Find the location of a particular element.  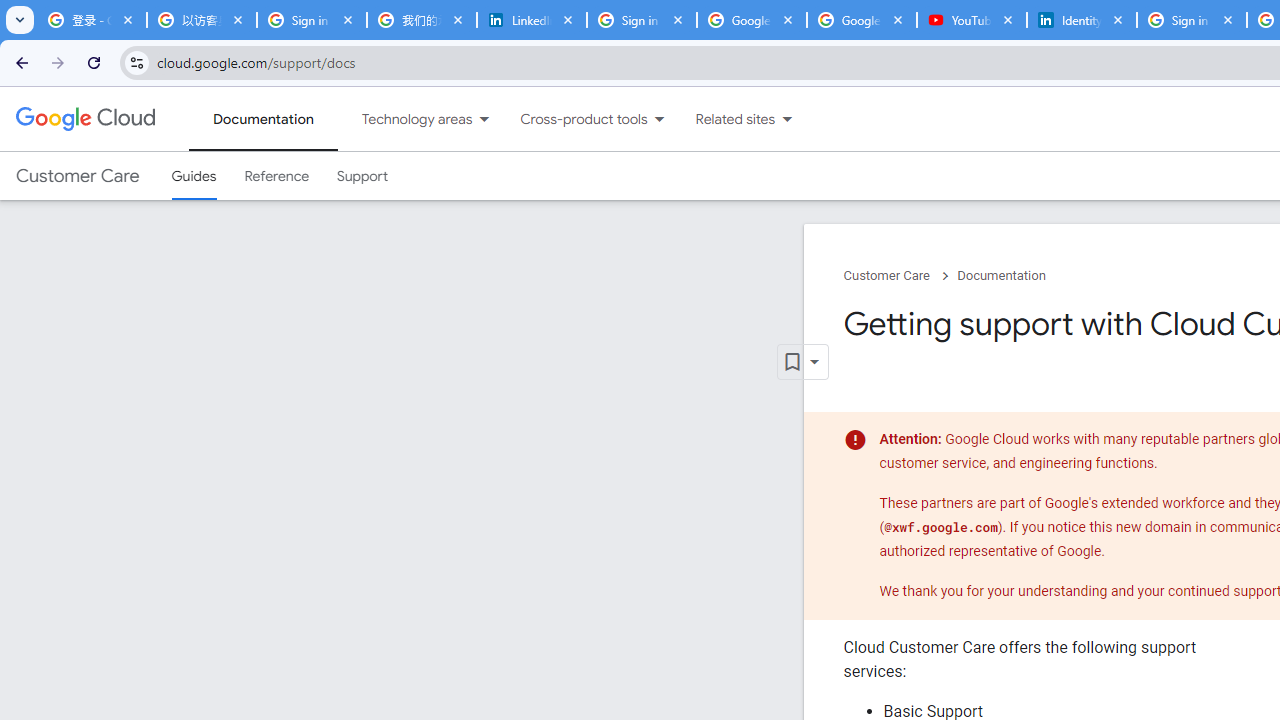

'Dropdown menu for Related sites' is located at coordinates (786, 119).